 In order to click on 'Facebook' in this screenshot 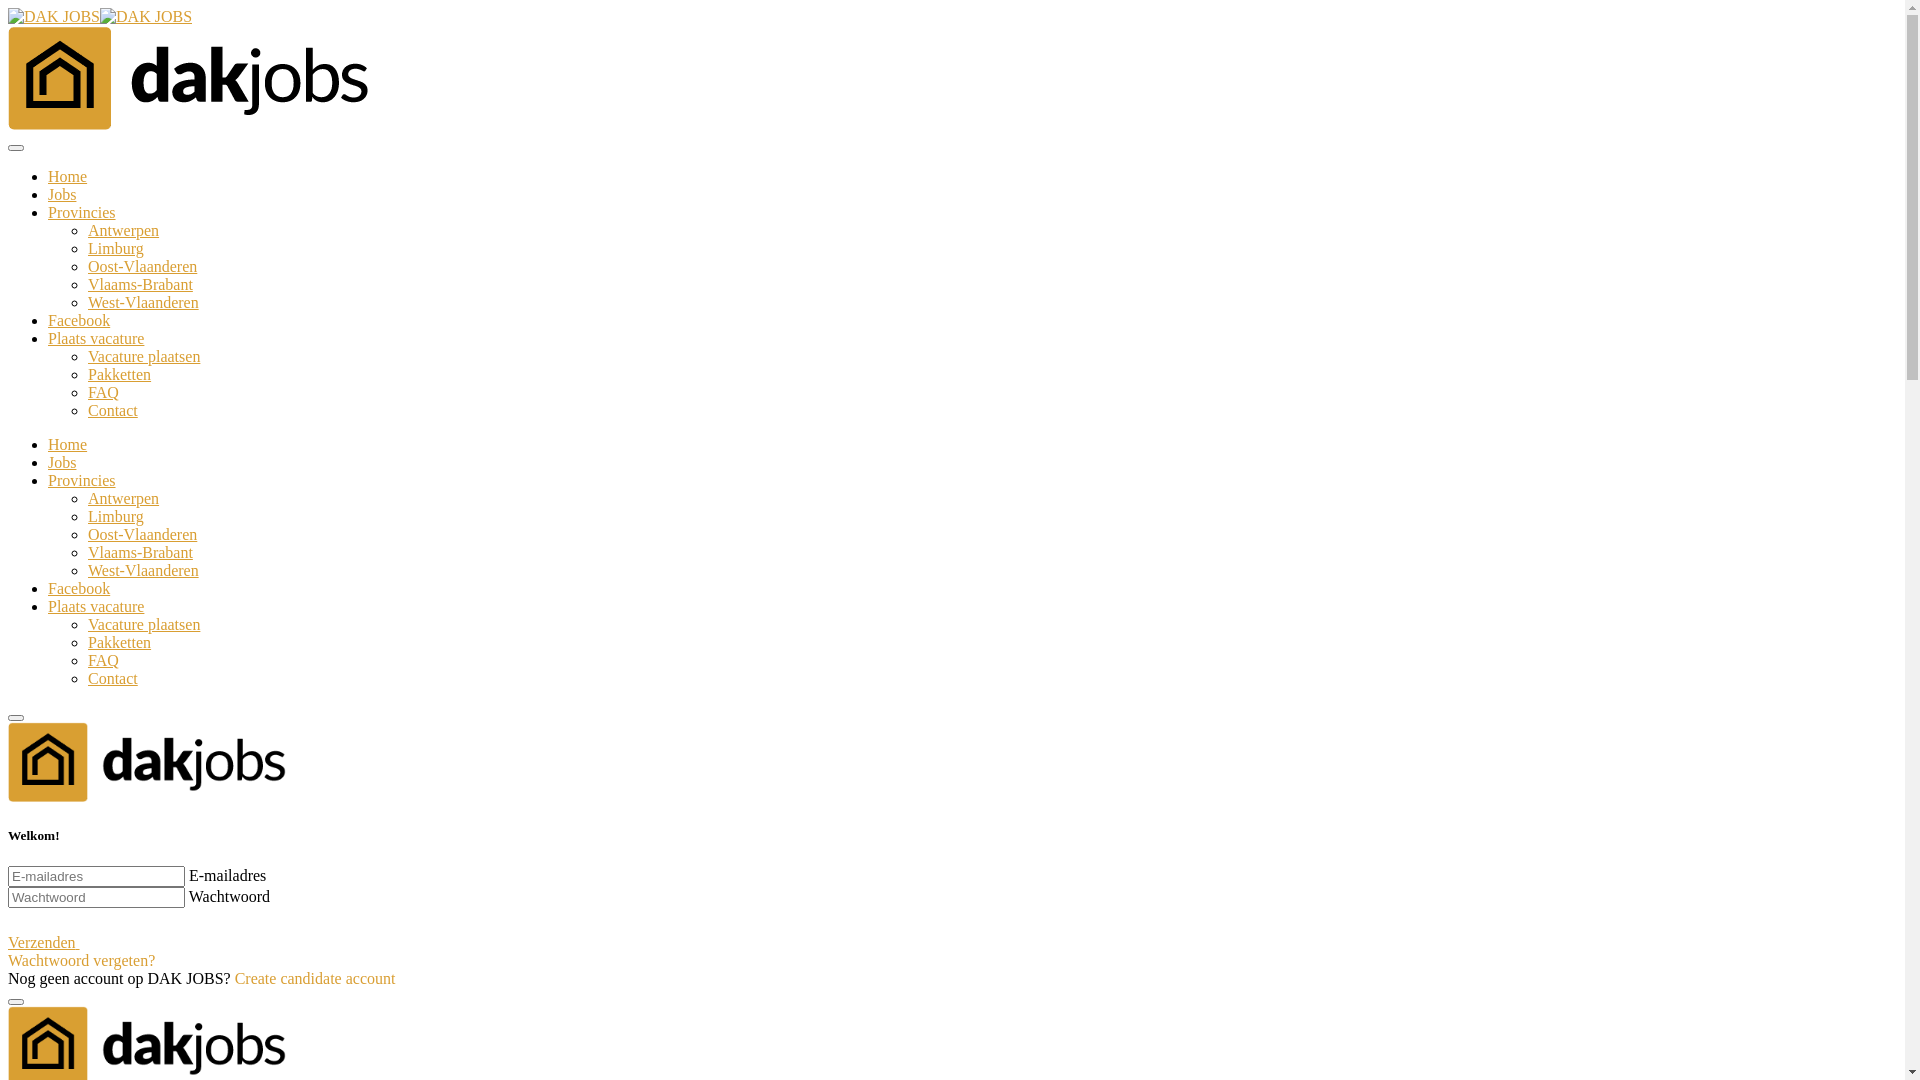, I will do `click(78, 587)`.